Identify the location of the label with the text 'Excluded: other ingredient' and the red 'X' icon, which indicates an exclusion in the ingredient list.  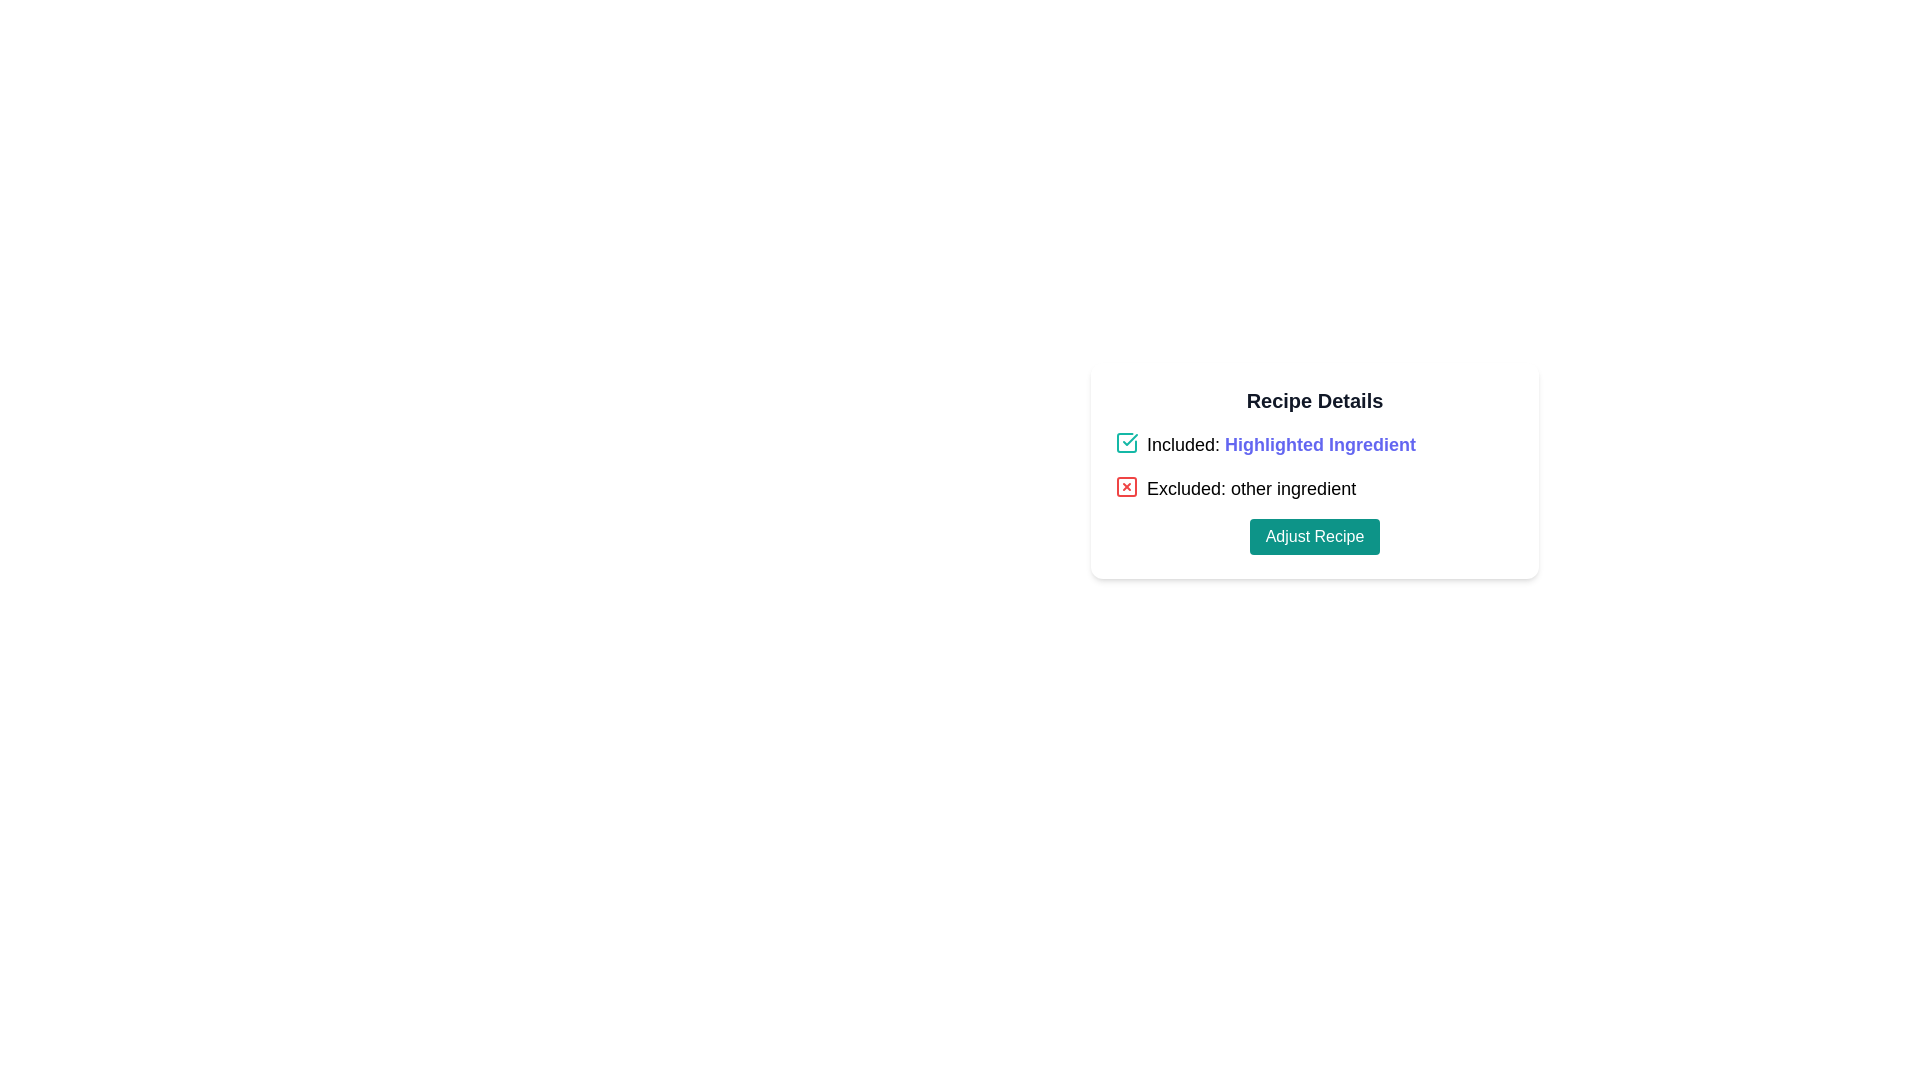
(1315, 489).